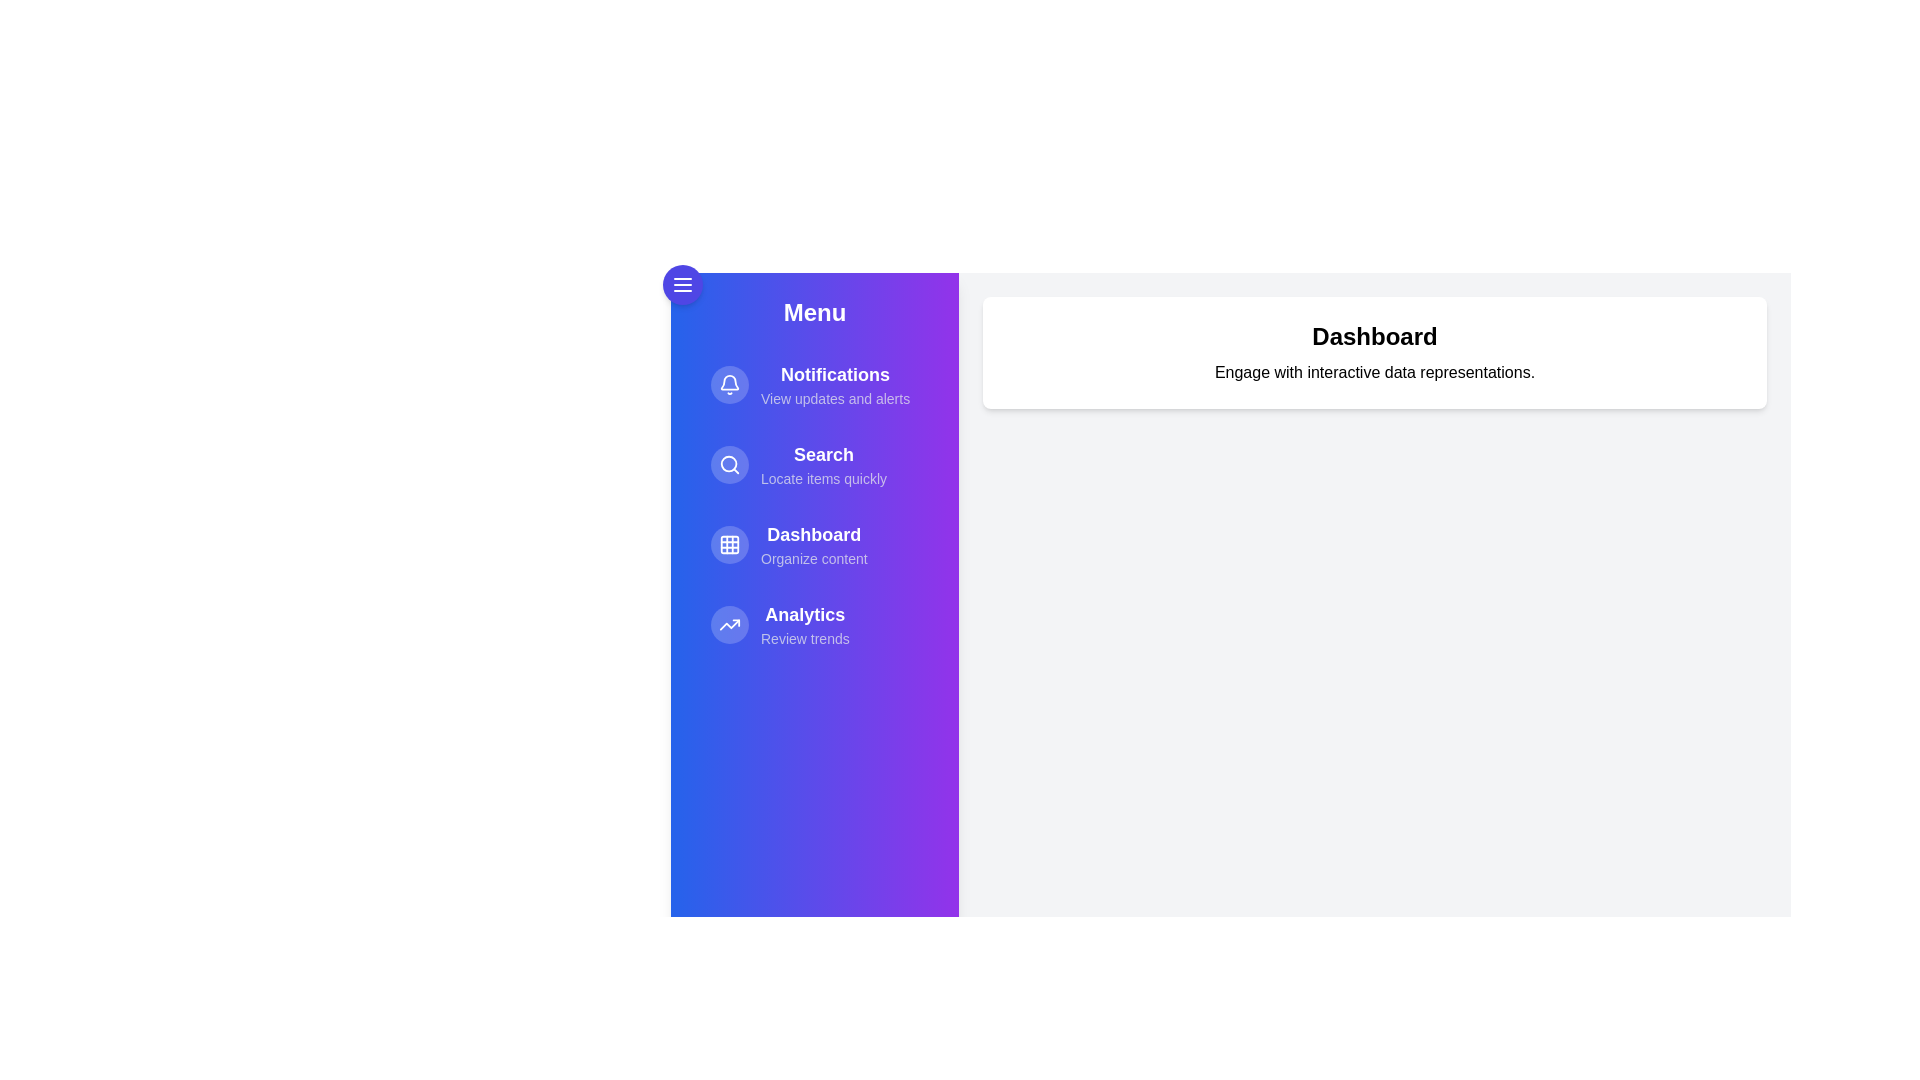 The height and width of the screenshot is (1080, 1920). I want to click on the menu item Dashboard to navigate or perform its action, so click(815, 544).